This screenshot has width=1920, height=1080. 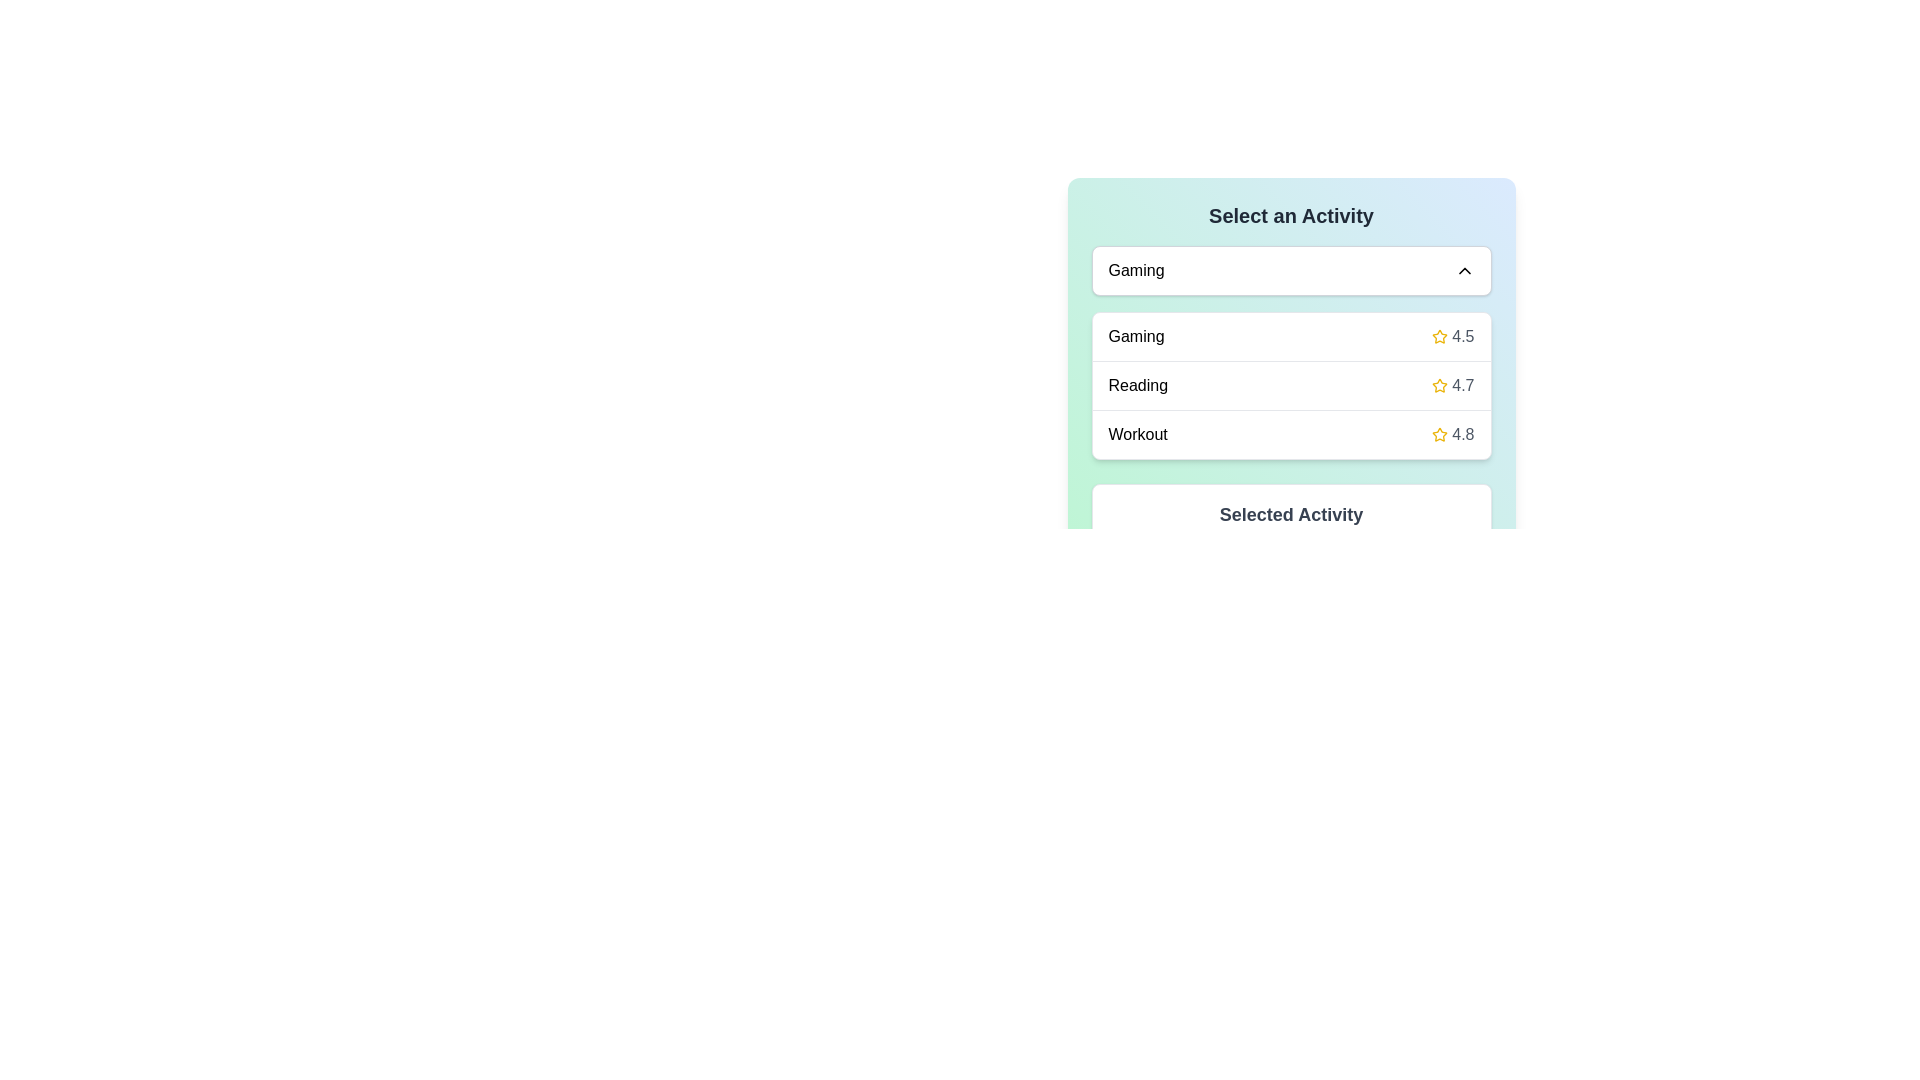 I want to click on the 'Gaming' text label, which is displayed in a standard sans-serif font, styled in black on a white background, located near the top of a dropdown menu interface, so click(x=1136, y=270).